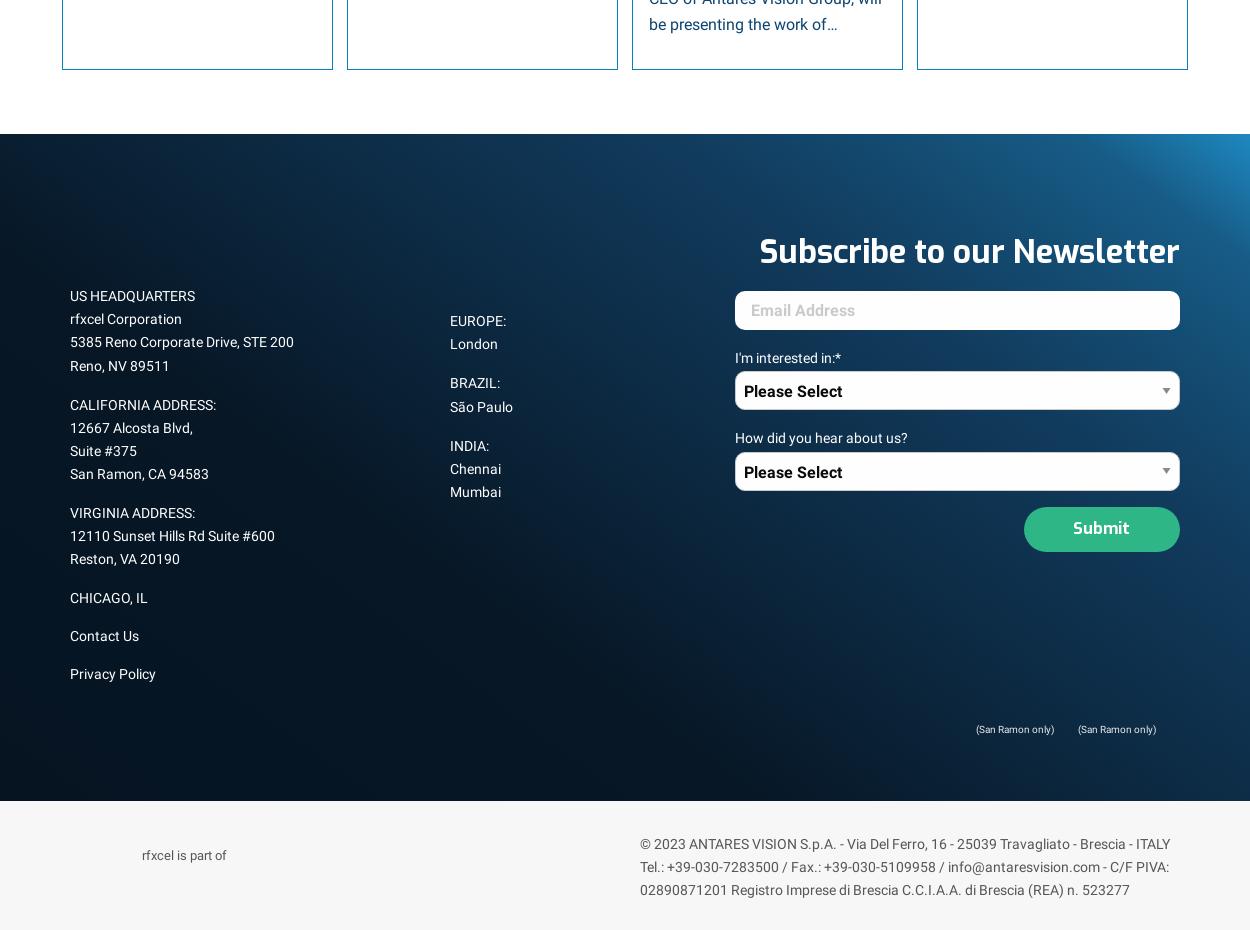 The width and height of the screenshot is (1250, 930). I want to click on '*', so click(834, 356).